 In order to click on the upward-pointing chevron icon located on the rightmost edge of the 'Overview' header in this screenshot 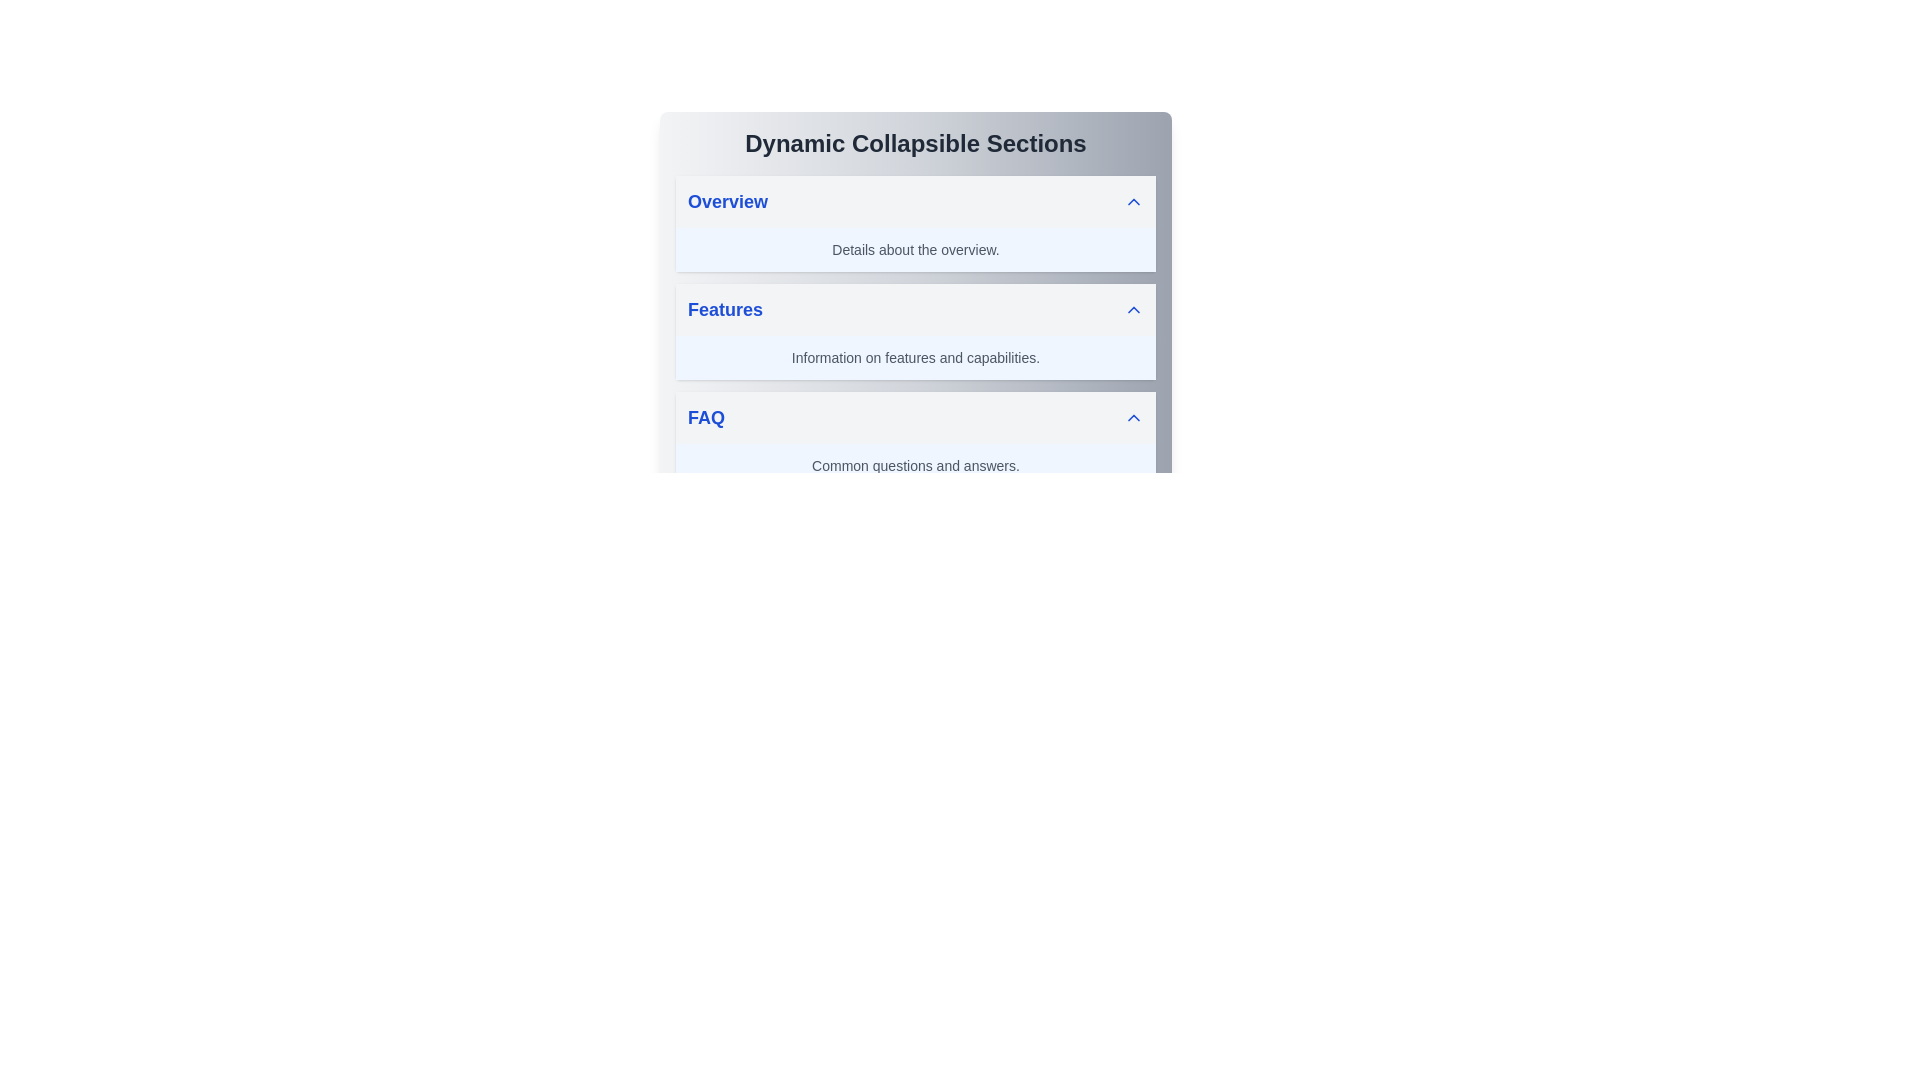, I will do `click(1133, 201)`.